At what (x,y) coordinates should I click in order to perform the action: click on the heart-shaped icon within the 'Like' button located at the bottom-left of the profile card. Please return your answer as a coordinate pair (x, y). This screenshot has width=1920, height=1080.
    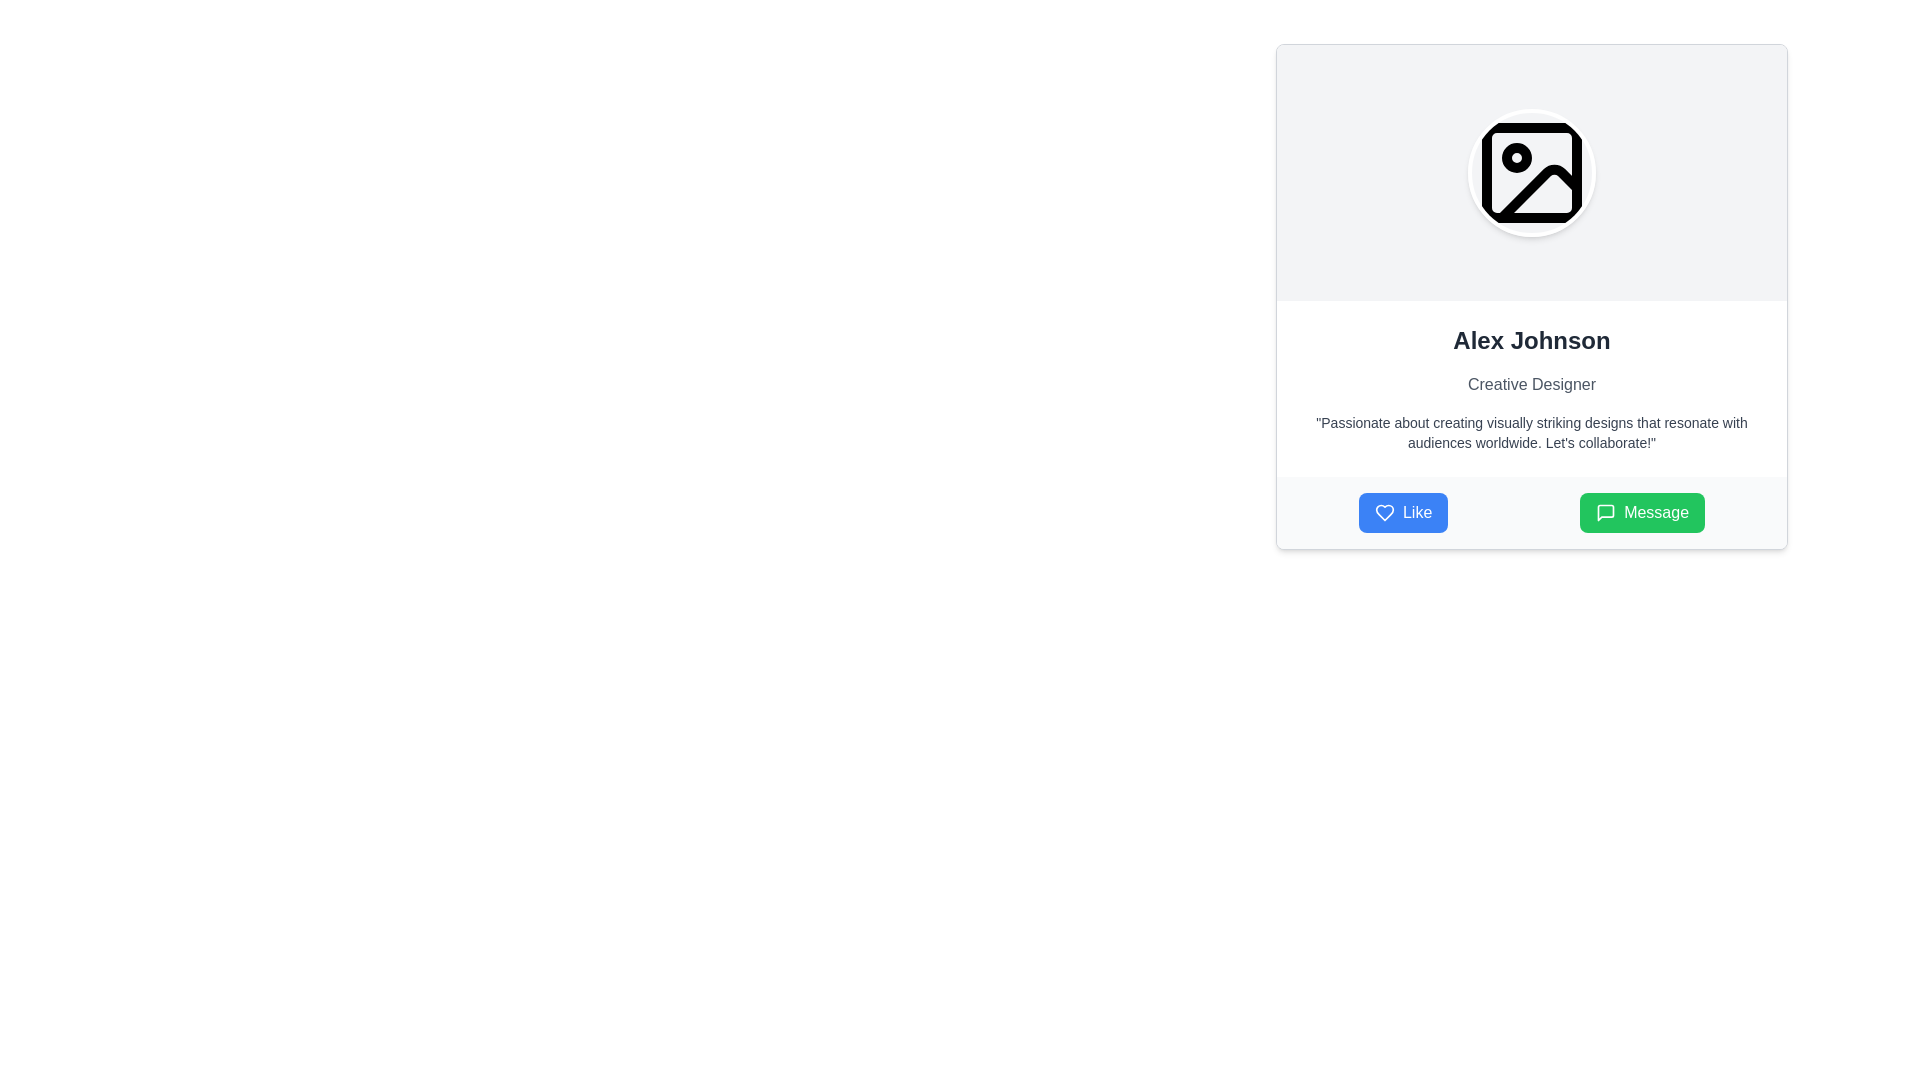
    Looking at the image, I should click on (1383, 512).